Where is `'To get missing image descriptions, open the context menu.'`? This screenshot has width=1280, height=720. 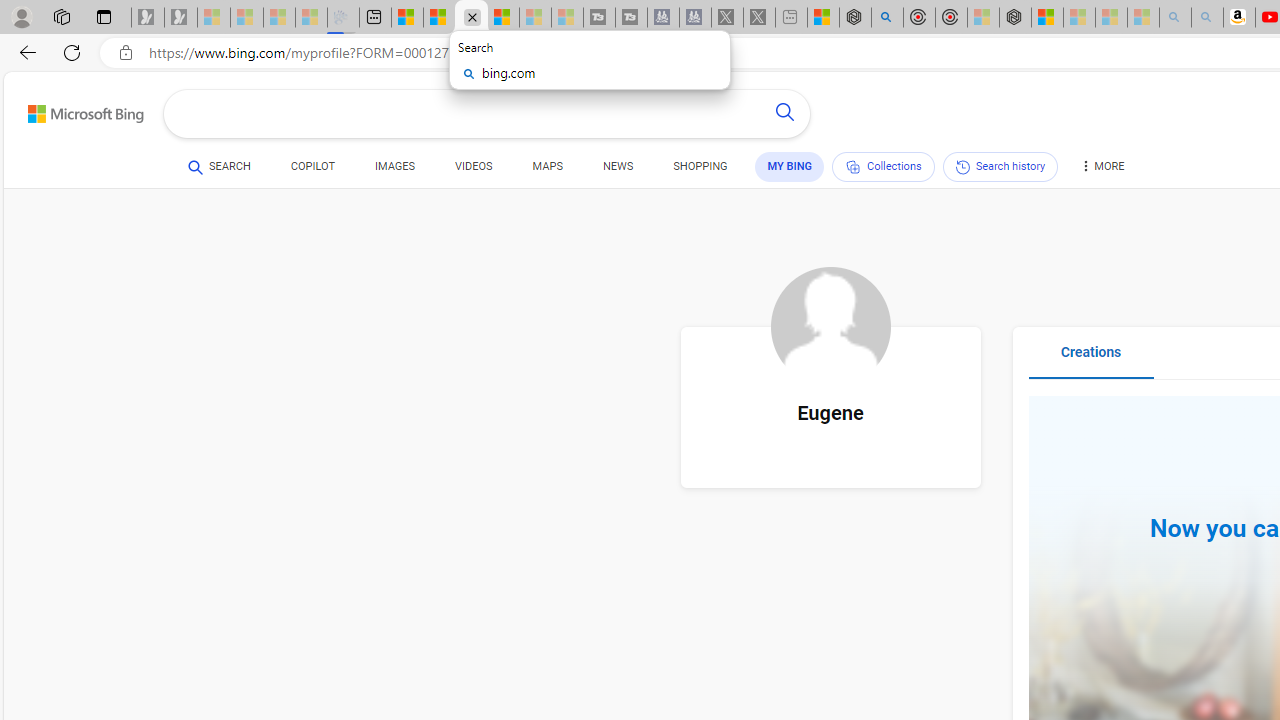
'To get missing image descriptions, open the context menu.' is located at coordinates (830, 326).